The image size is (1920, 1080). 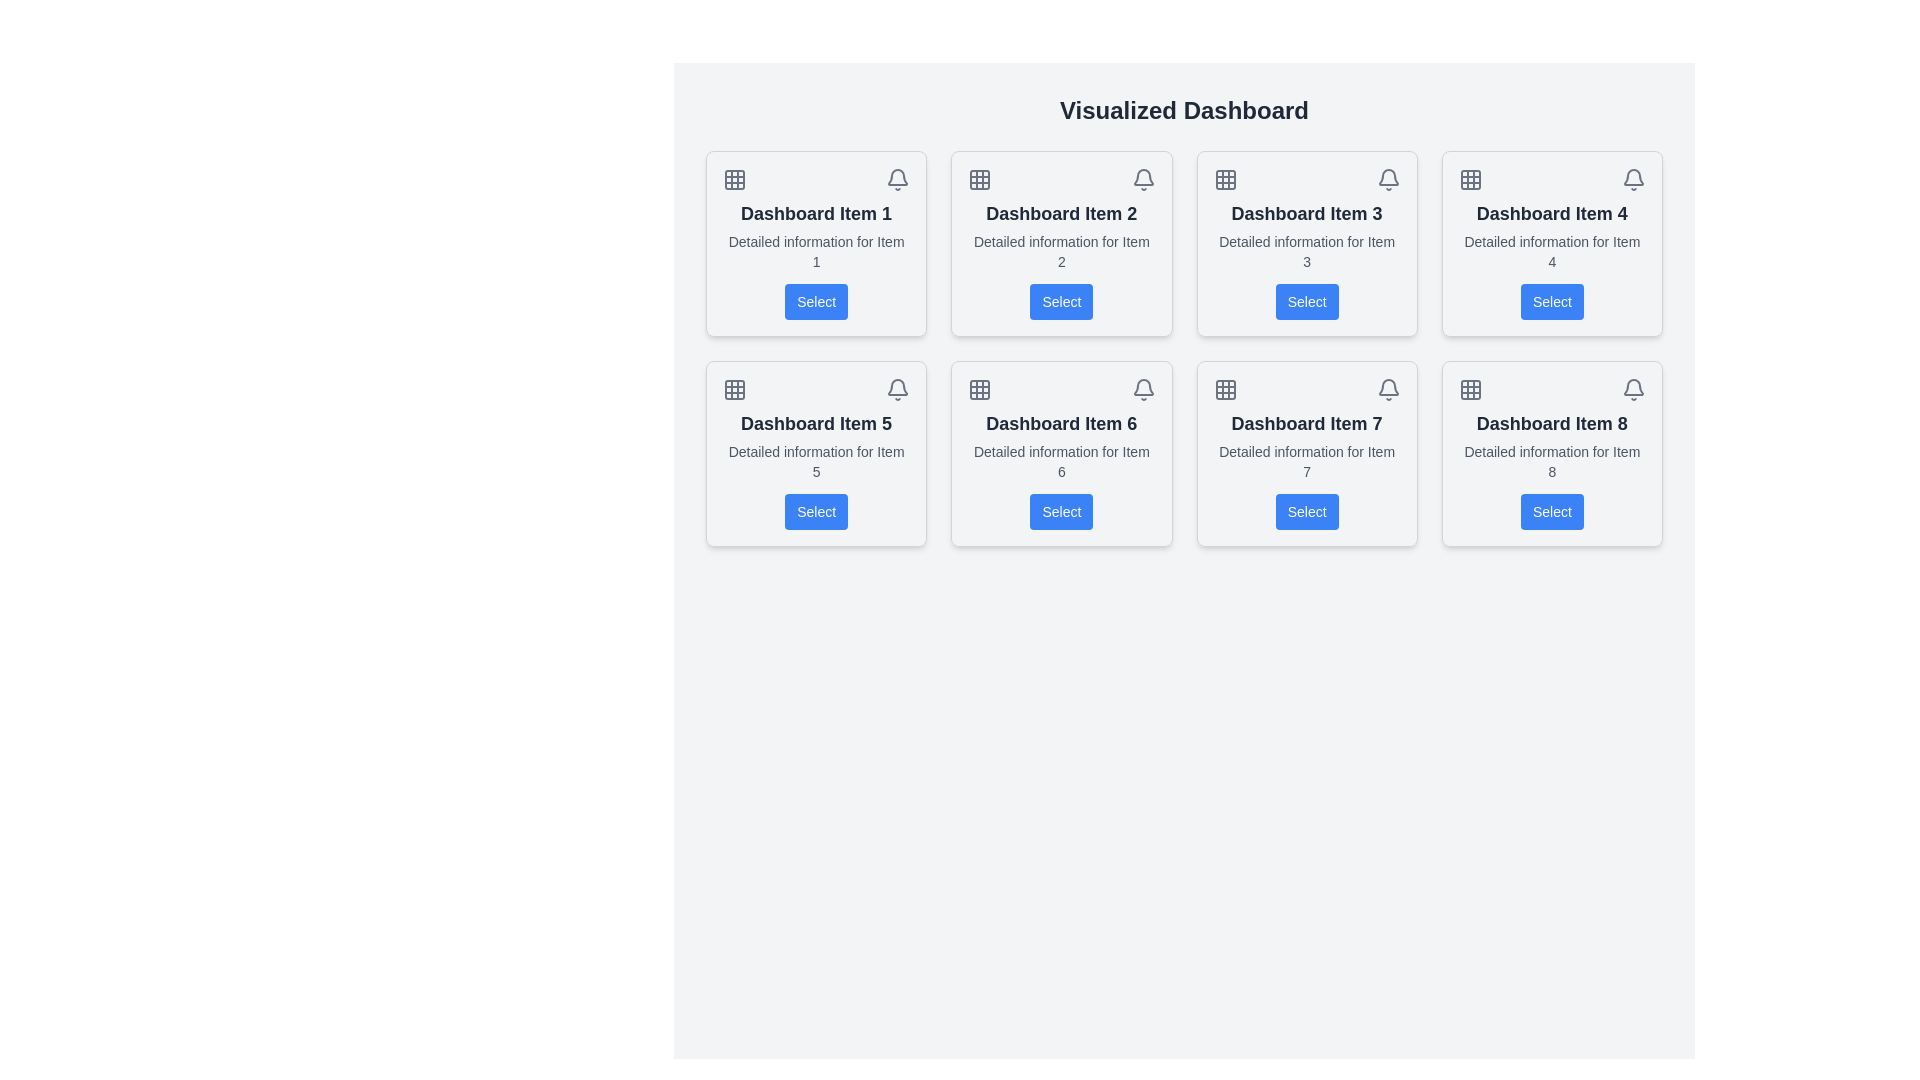 I want to click on the bell icon located in the top-right corner of the card labeled 'Dashboard Item 6', so click(x=1142, y=386).